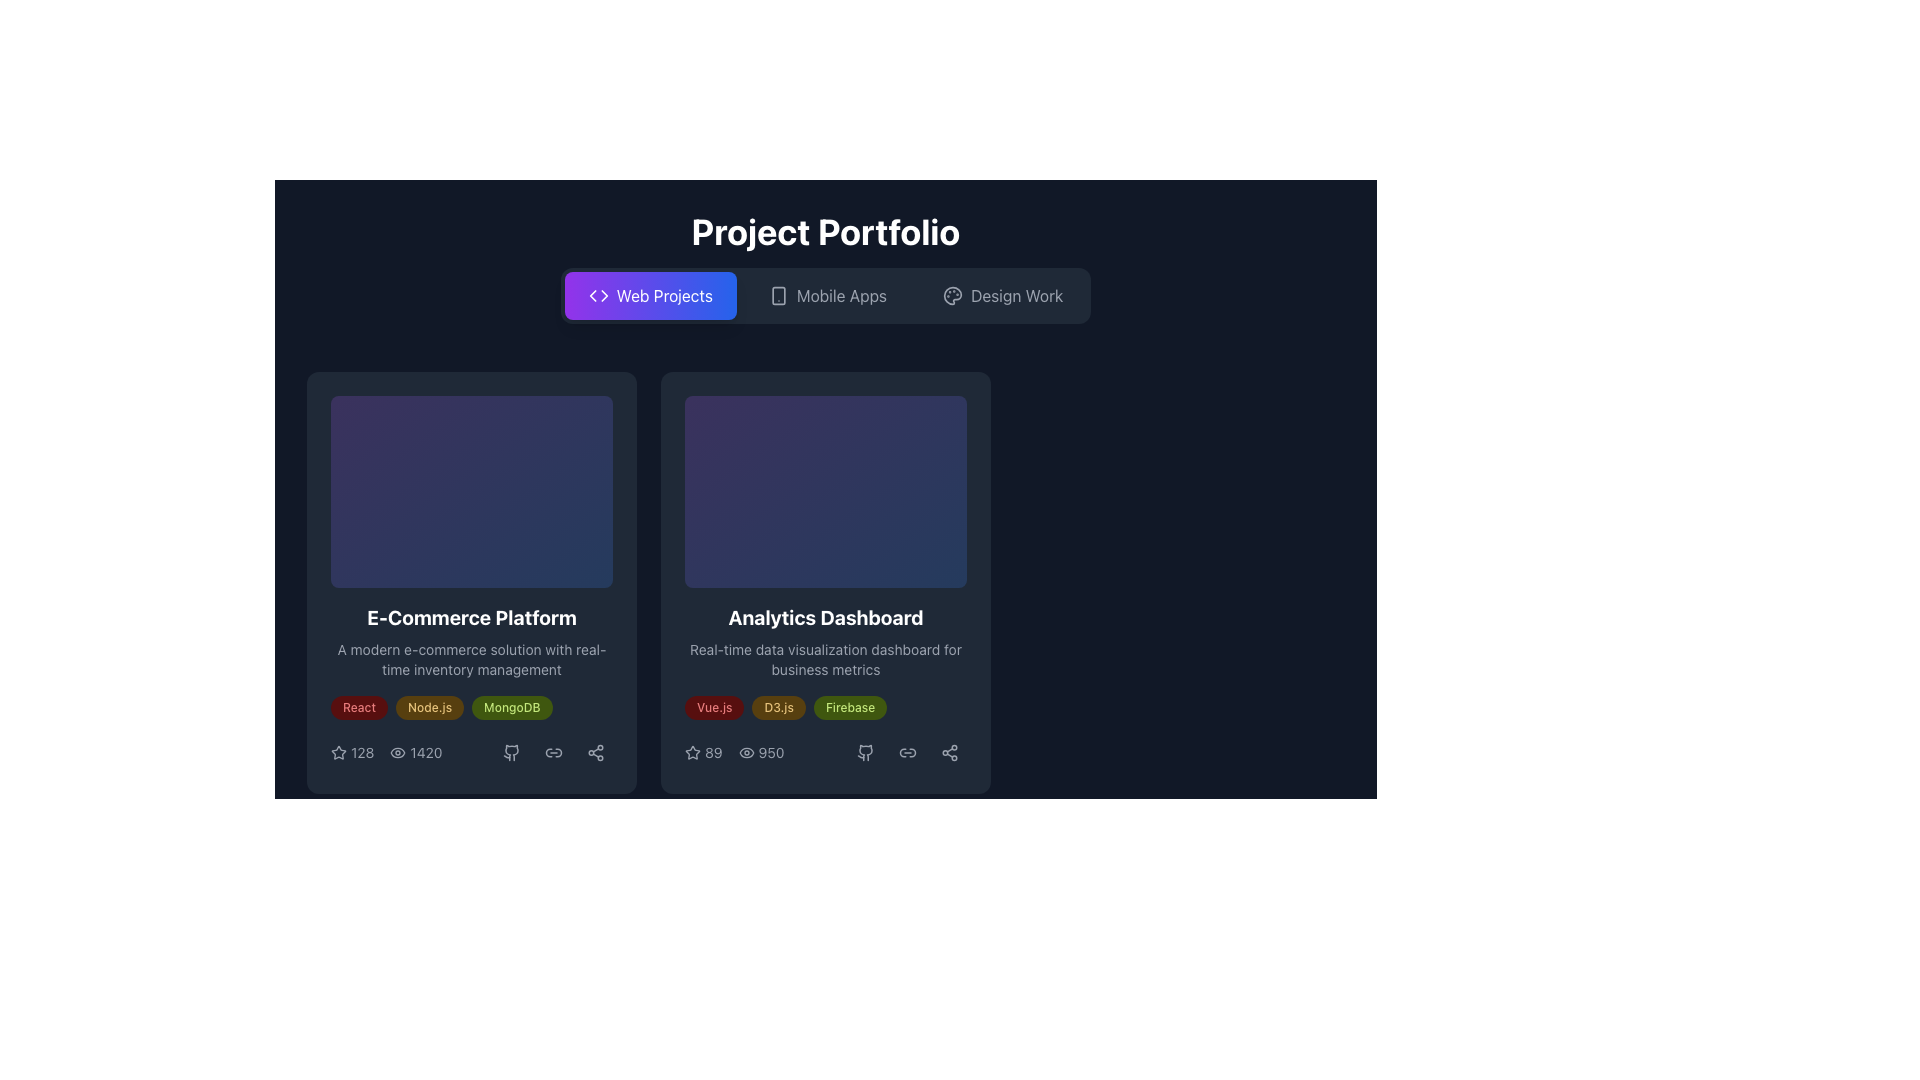 The width and height of the screenshot is (1920, 1080). What do you see at coordinates (865, 752) in the screenshot?
I see `the circular GitHub button with a cat-like figure in the bottom-right corner of the 'Analytics Dashboard' card to change its background color` at bounding box center [865, 752].